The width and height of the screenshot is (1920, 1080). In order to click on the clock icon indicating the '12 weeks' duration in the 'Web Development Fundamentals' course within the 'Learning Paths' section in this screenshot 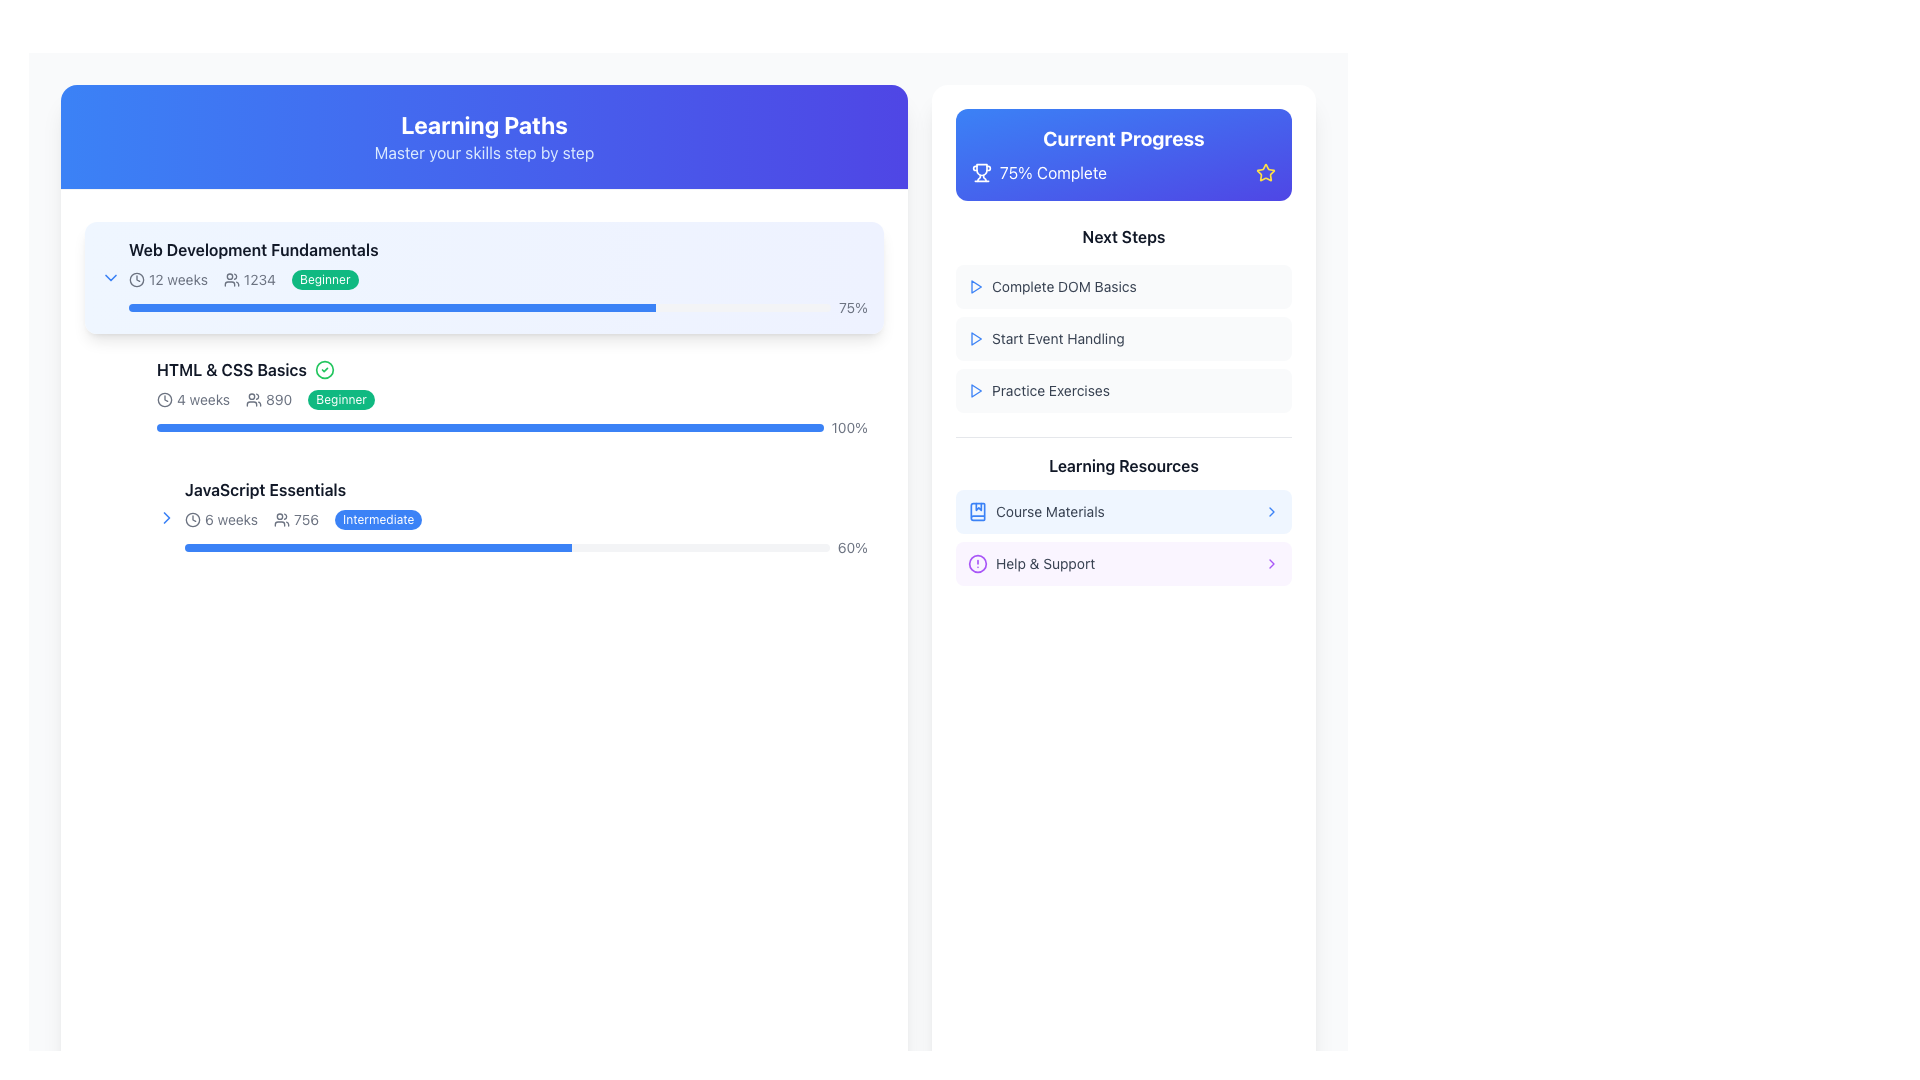, I will do `click(136, 280)`.